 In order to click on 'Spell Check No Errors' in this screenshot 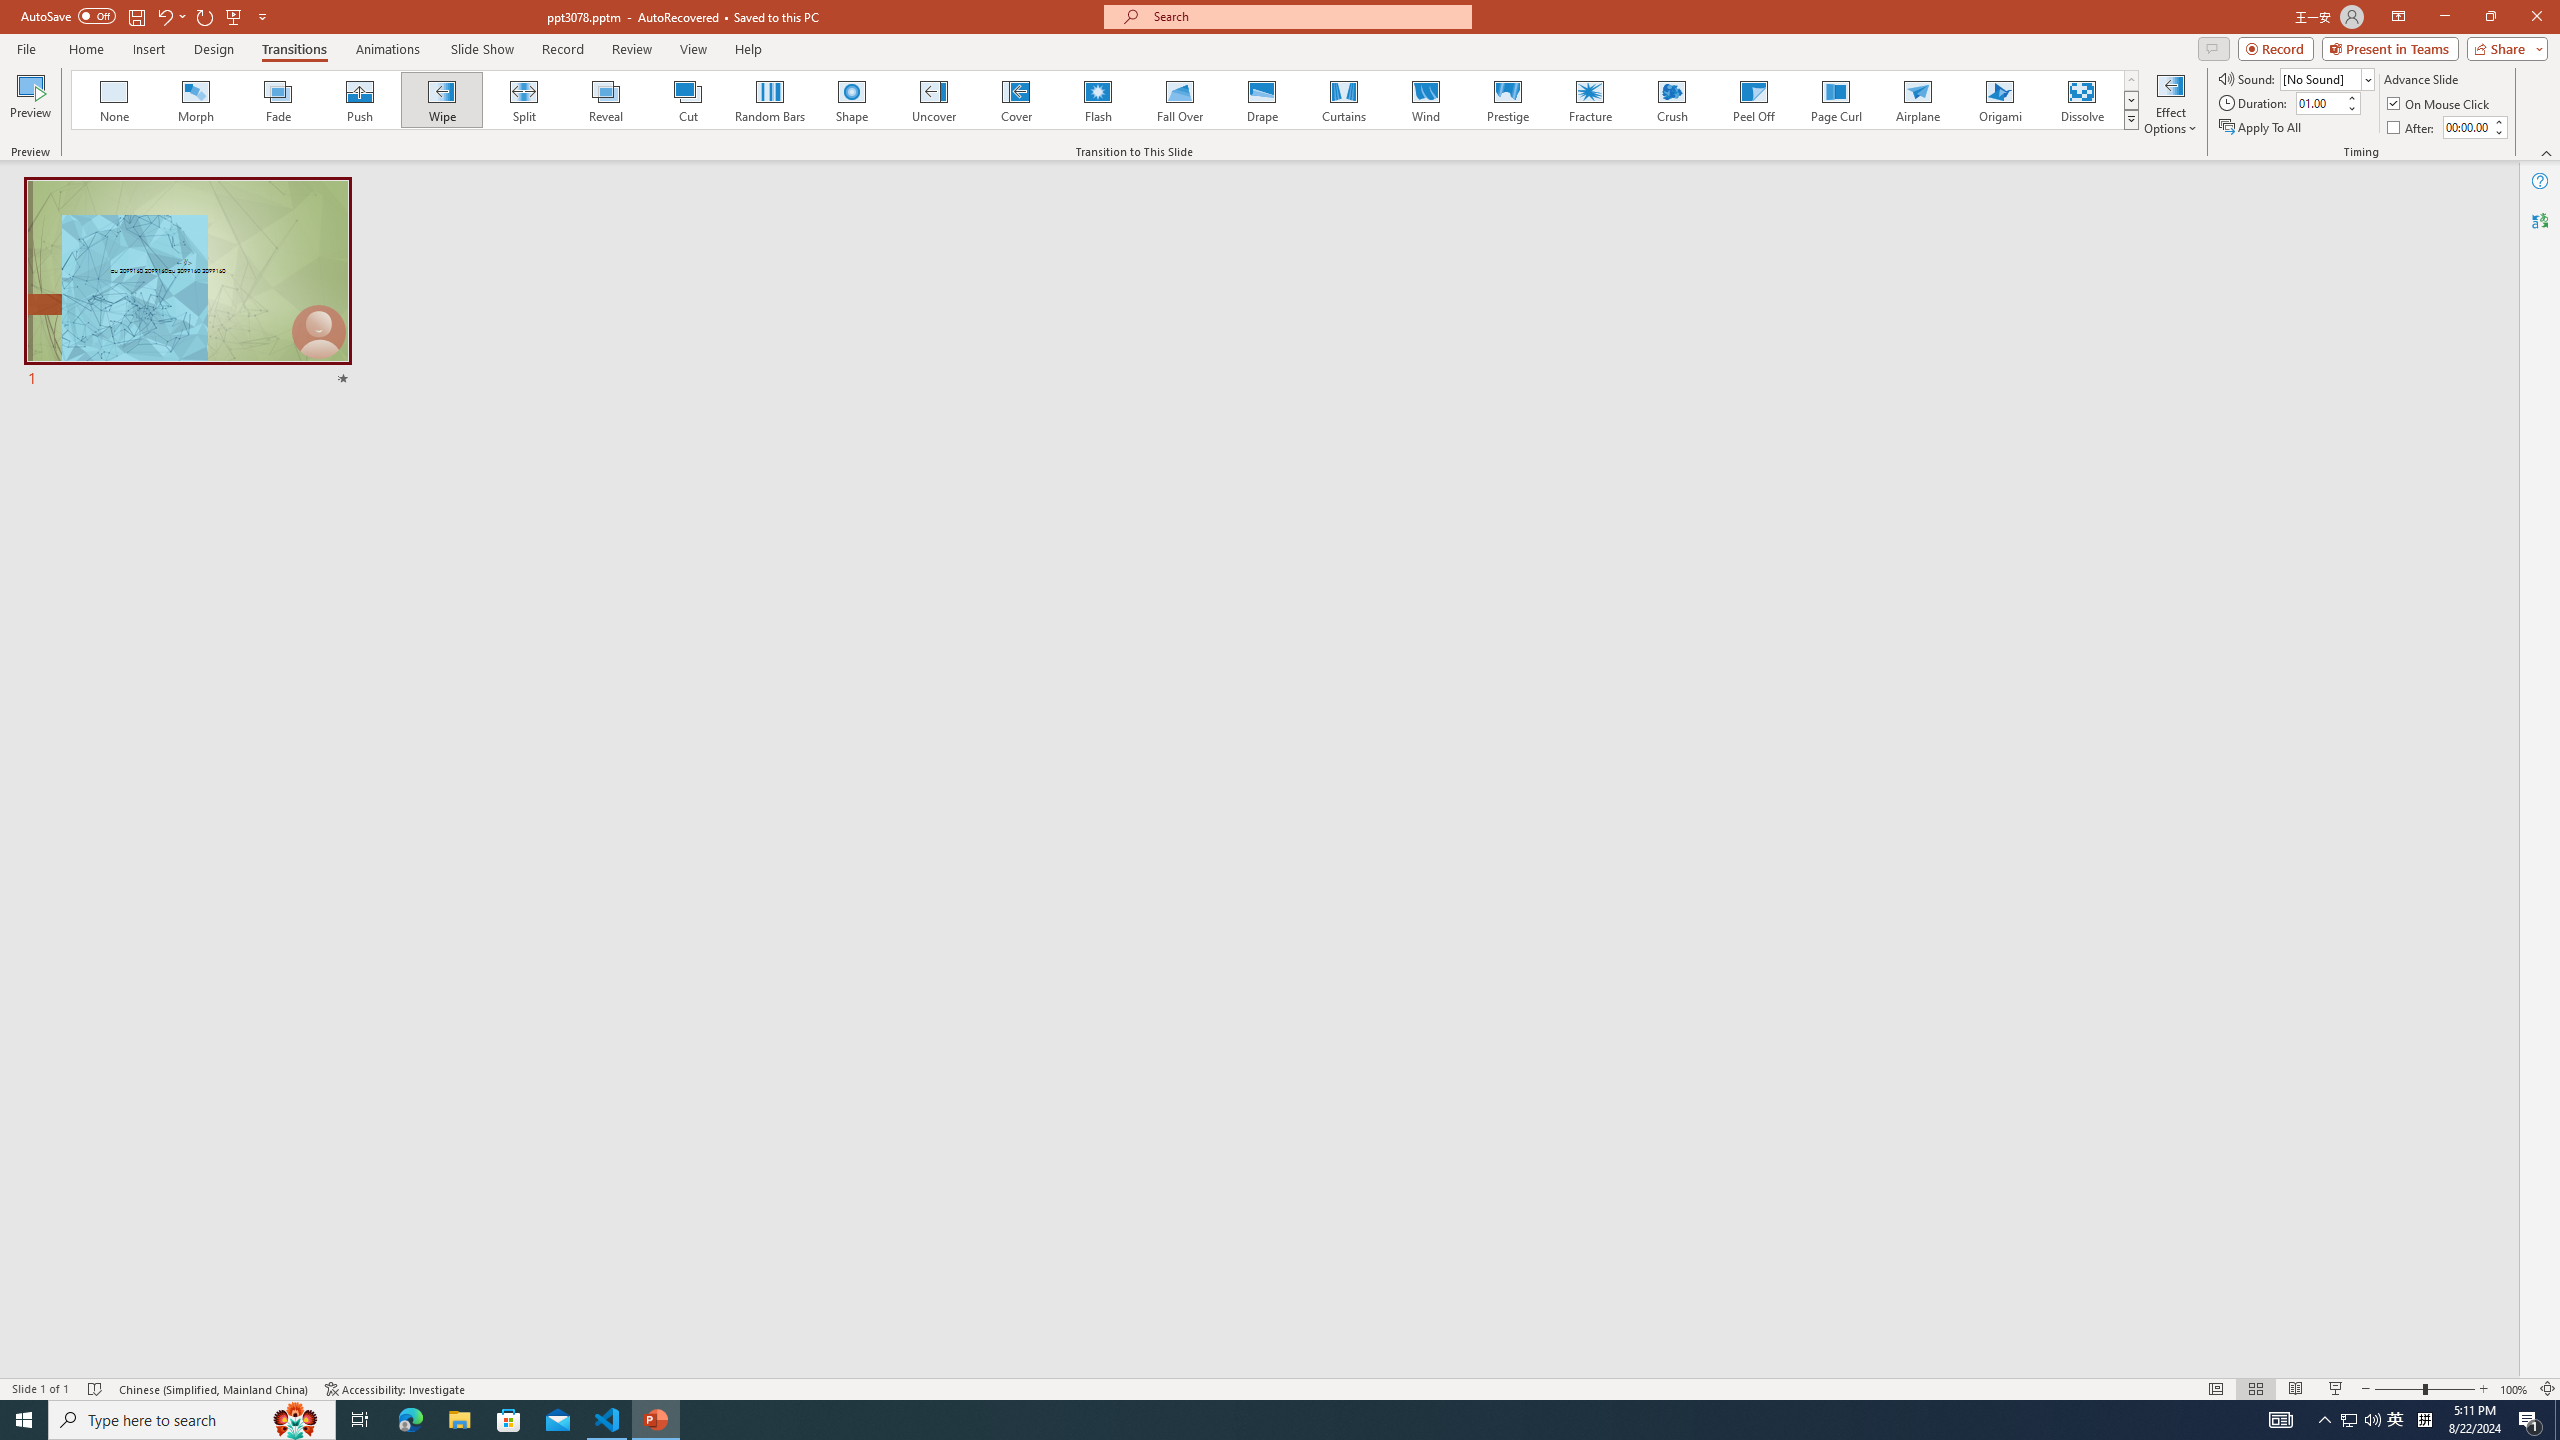, I will do `click(95, 1389)`.